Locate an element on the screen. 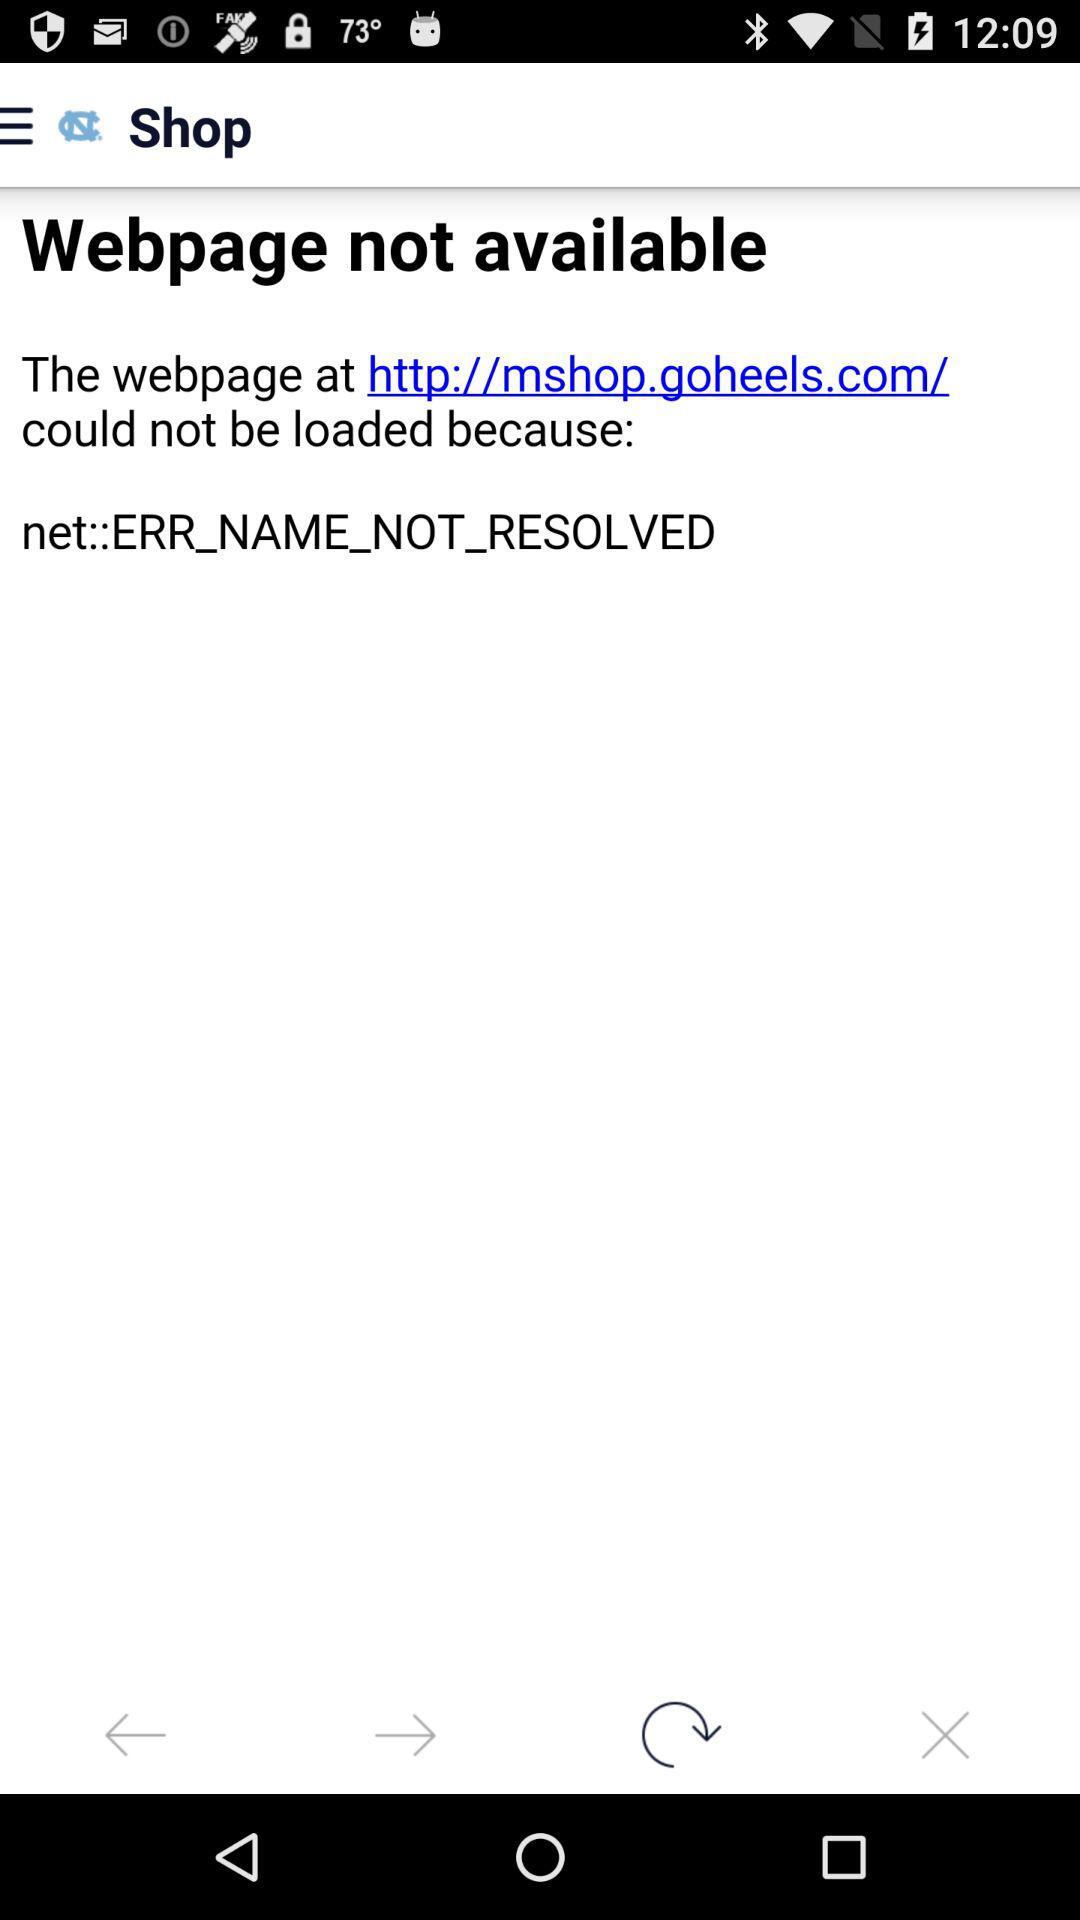 The width and height of the screenshot is (1080, 1920). go back is located at coordinates (135, 1733).